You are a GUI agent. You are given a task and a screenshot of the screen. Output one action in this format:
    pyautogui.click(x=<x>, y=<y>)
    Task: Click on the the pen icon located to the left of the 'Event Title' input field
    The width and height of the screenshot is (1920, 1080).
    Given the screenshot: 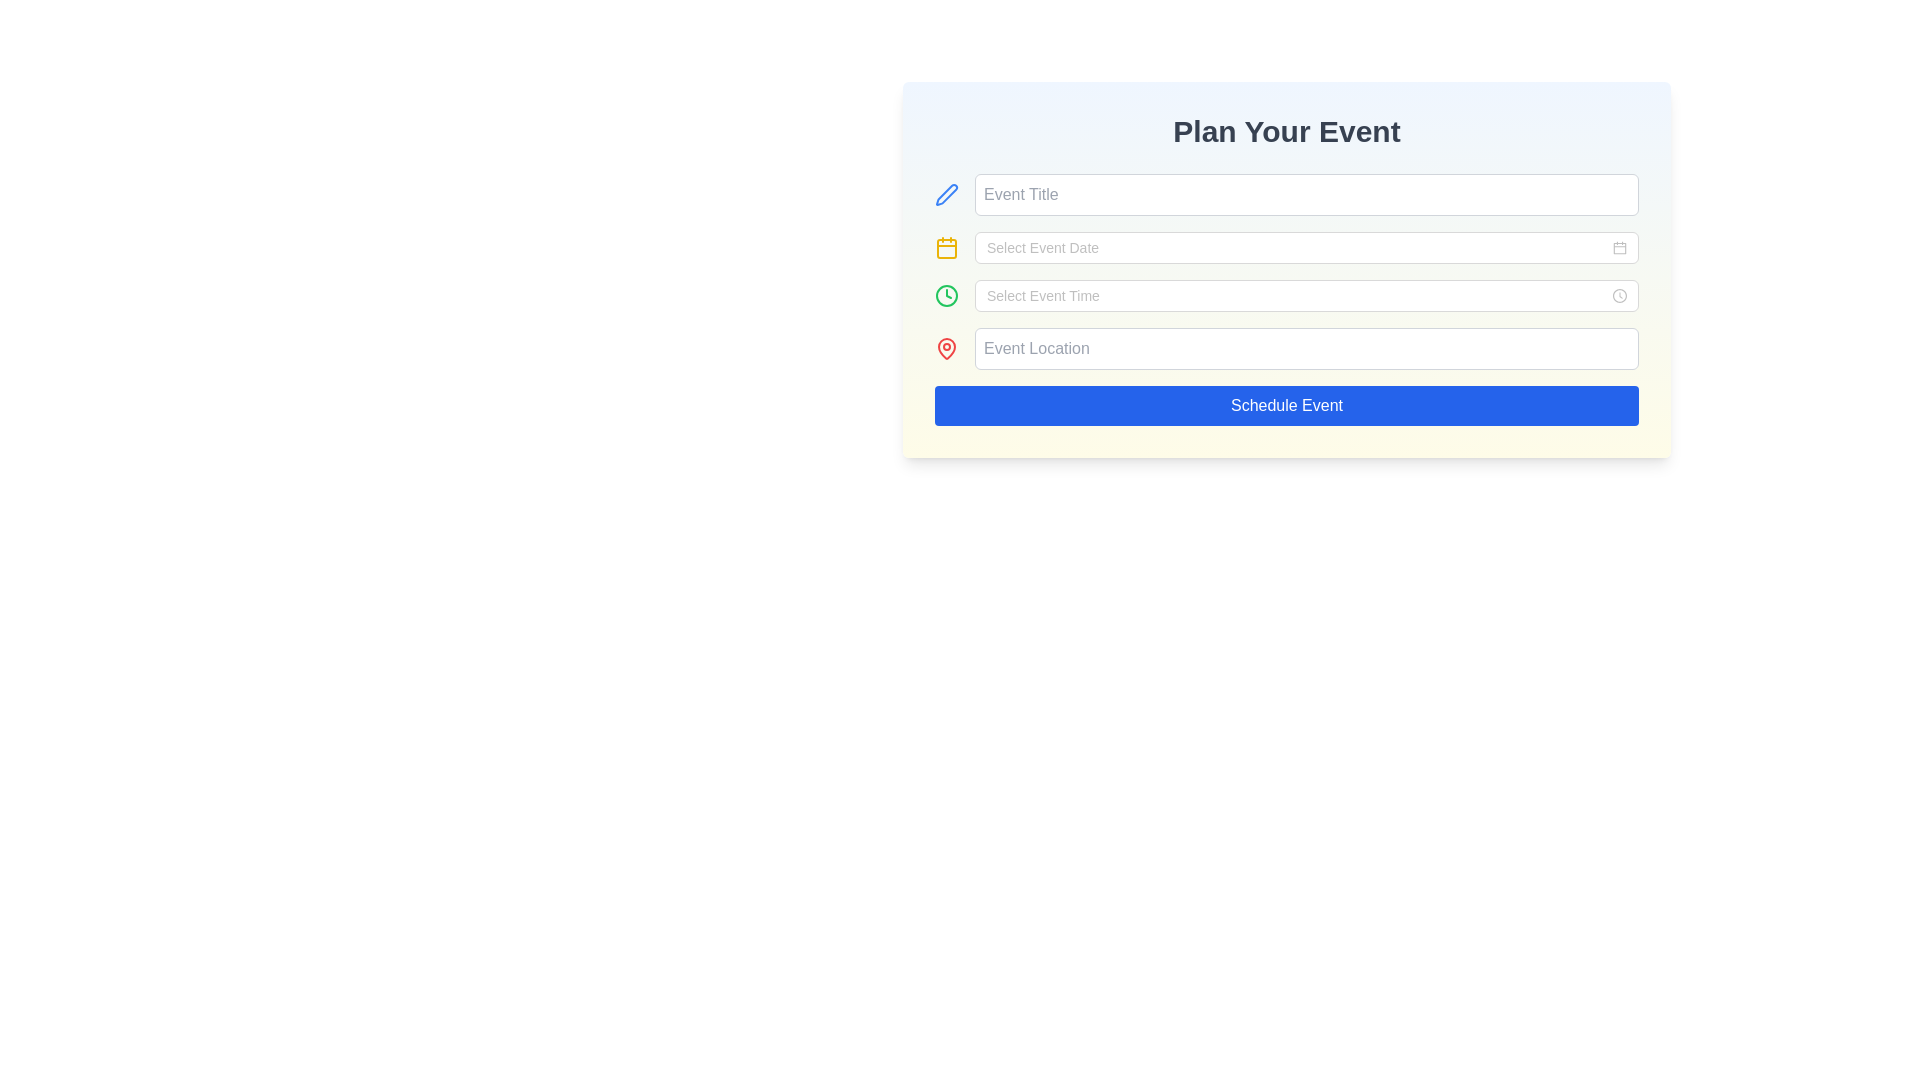 What is the action you would take?
    pyautogui.click(x=945, y=195)
    